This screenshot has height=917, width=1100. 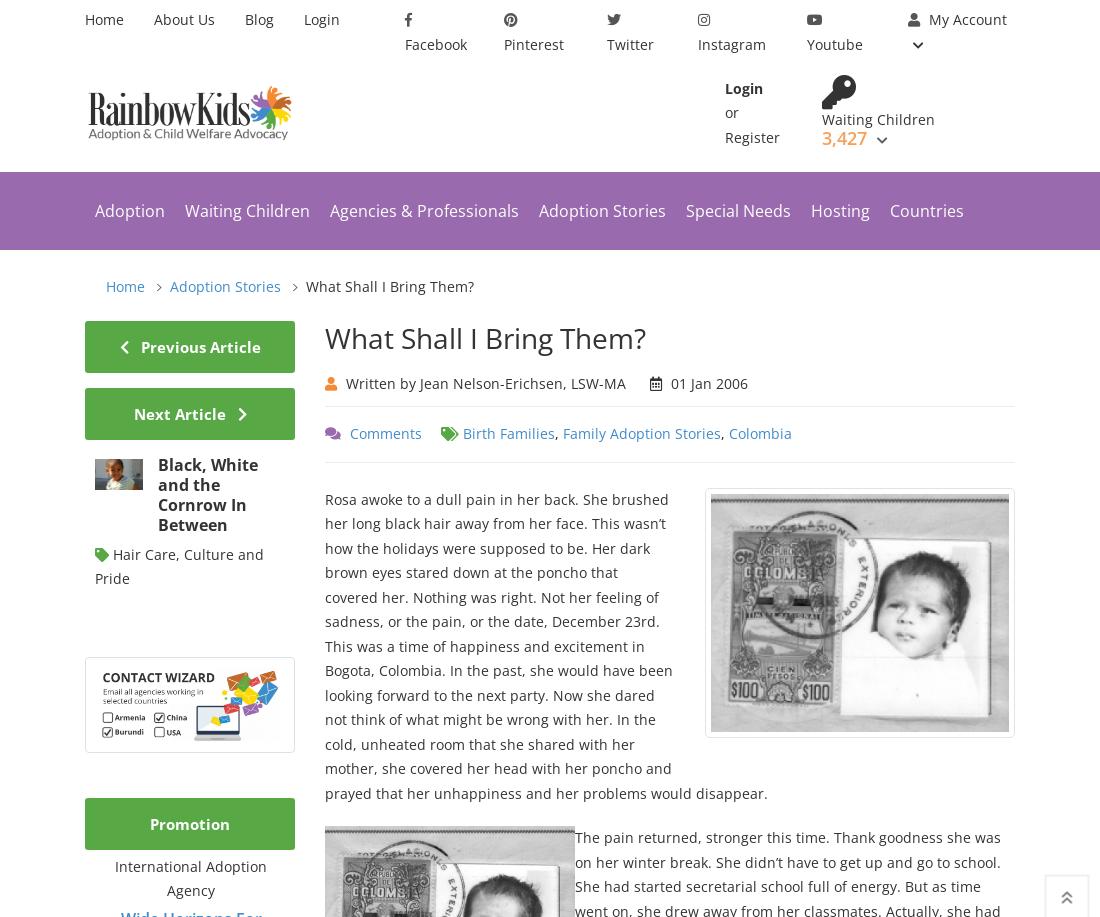 I want to click on 'Country Programs', so click(x=111, y=384).